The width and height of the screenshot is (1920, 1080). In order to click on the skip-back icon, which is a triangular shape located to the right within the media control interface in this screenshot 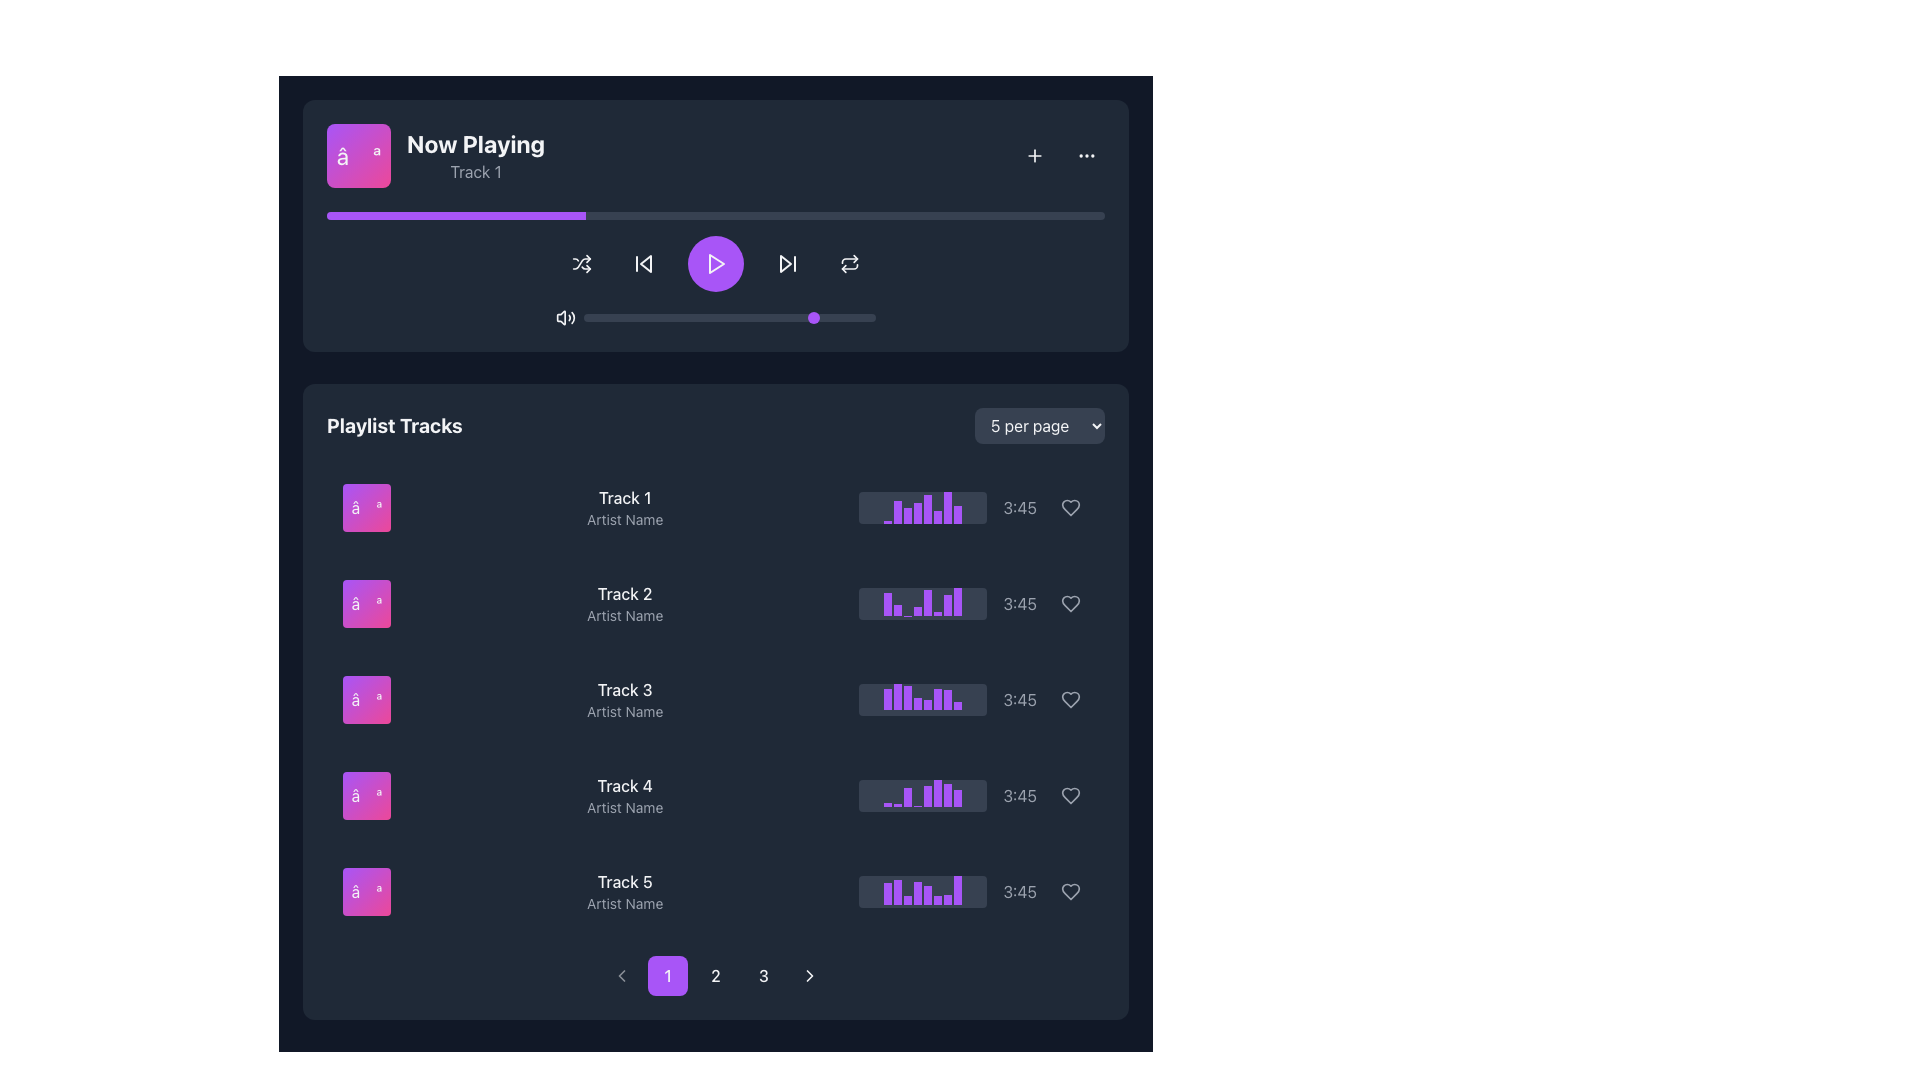, I will do `click(646, 262)`.